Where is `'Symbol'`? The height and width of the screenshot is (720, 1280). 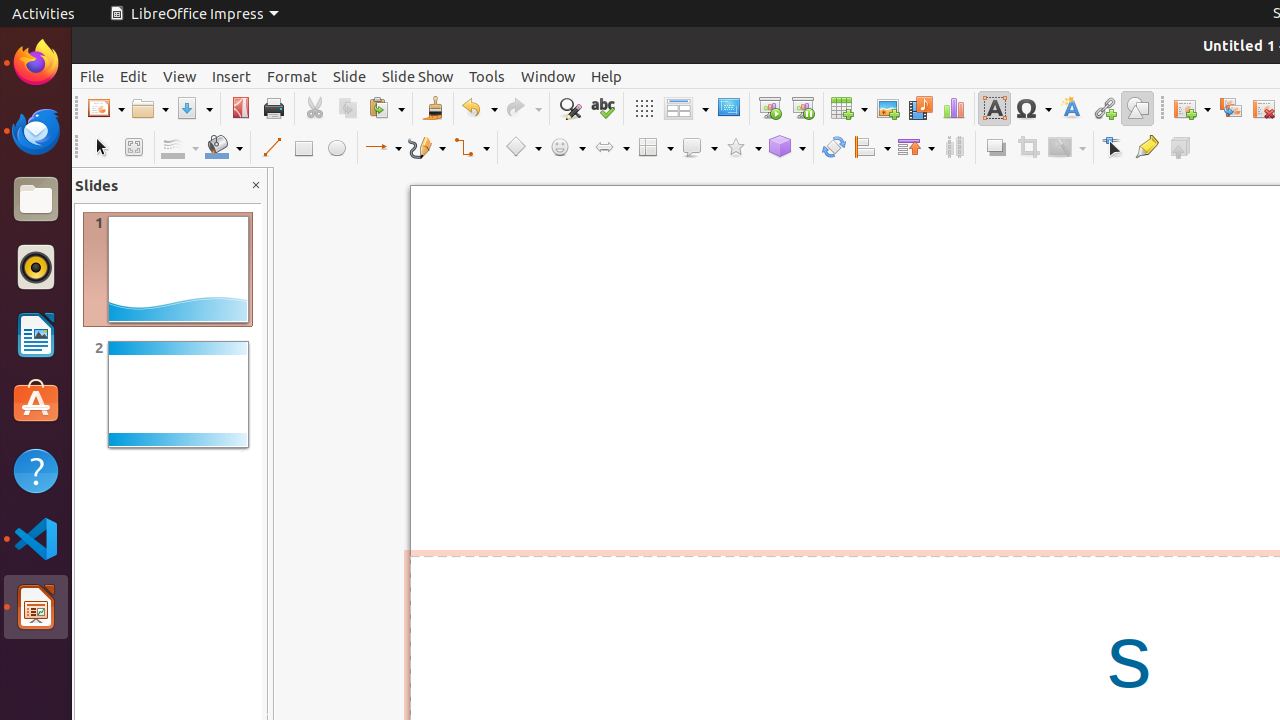 'Symbol' is located at coordinates (1032, 108).